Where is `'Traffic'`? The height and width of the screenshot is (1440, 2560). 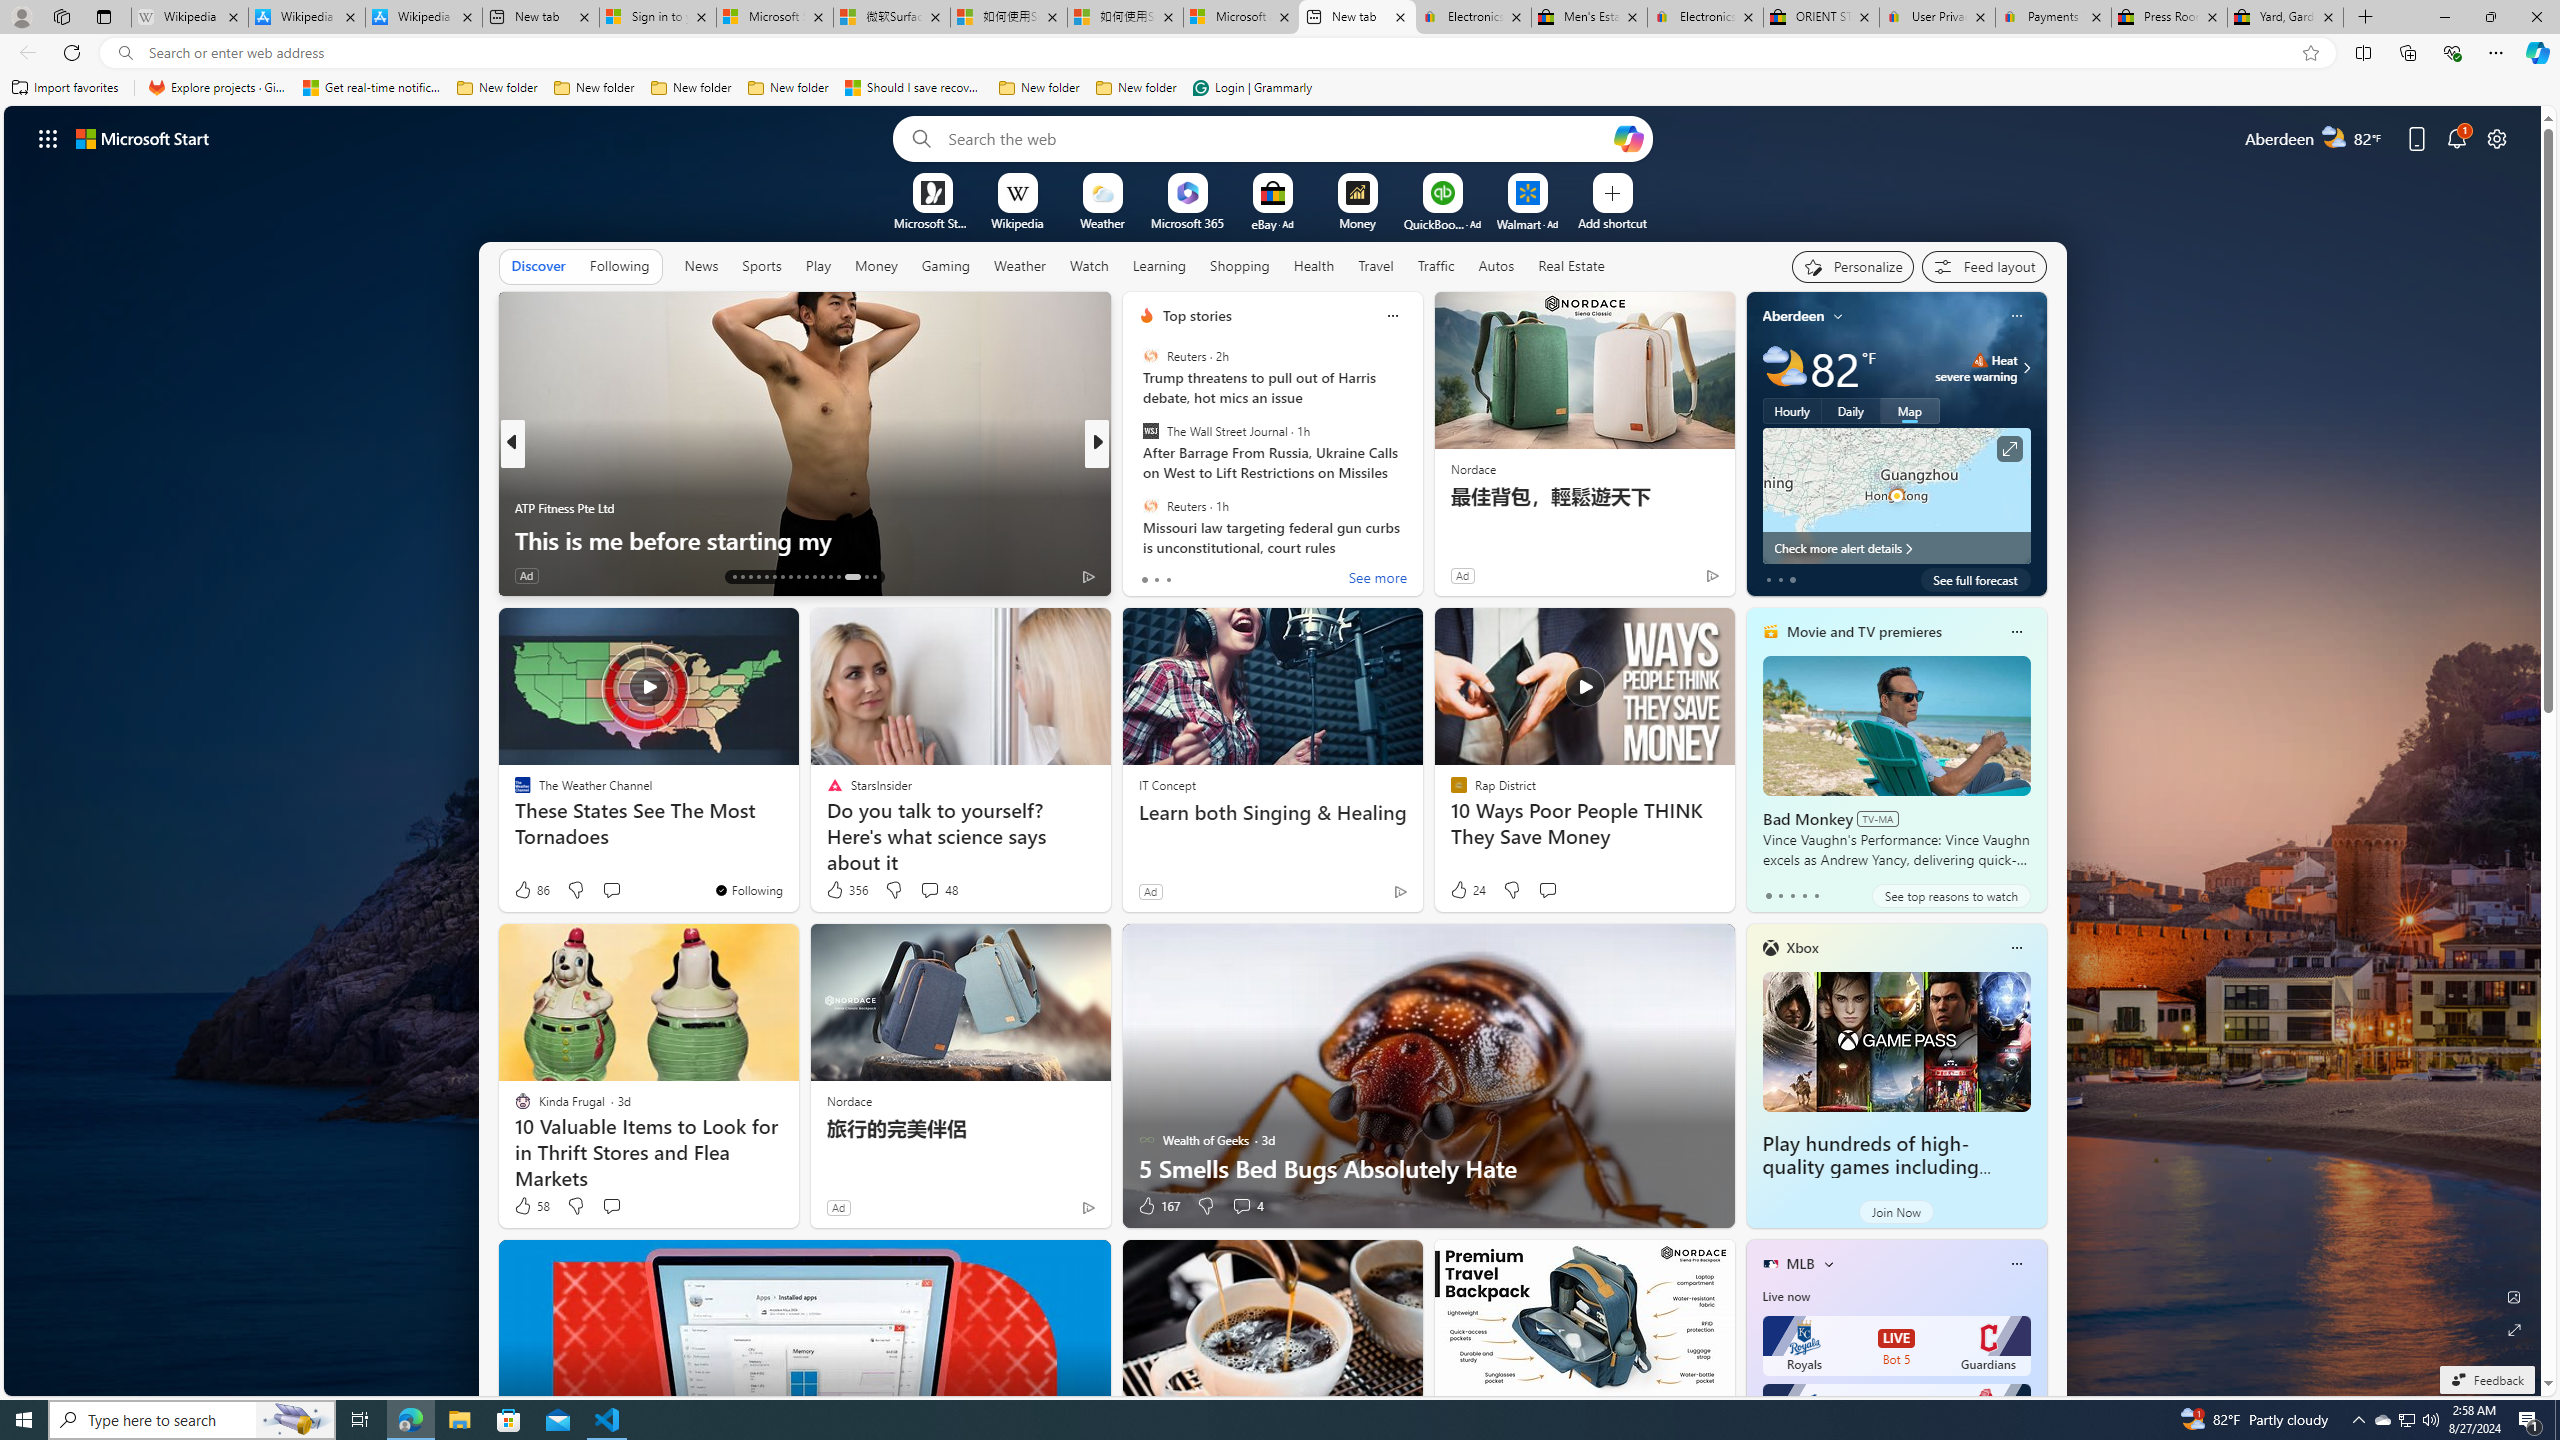
'Traffic' is located at coordinates (1435, 265).